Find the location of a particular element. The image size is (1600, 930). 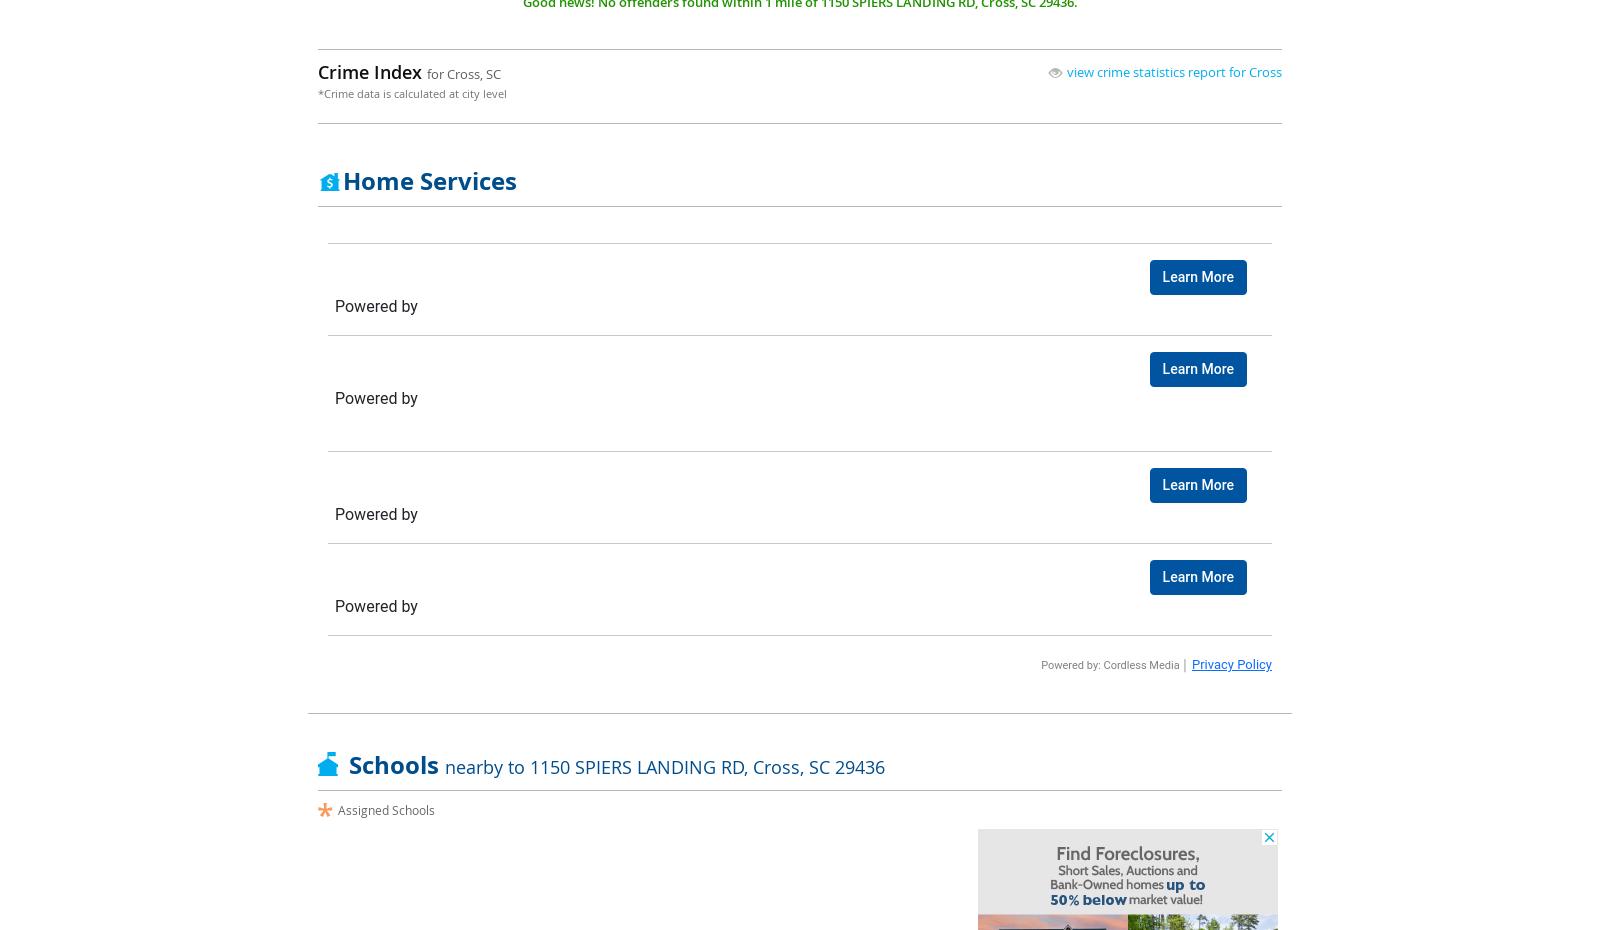

'*Crime data is calculated at city level' is located at coordinates (318, 93).